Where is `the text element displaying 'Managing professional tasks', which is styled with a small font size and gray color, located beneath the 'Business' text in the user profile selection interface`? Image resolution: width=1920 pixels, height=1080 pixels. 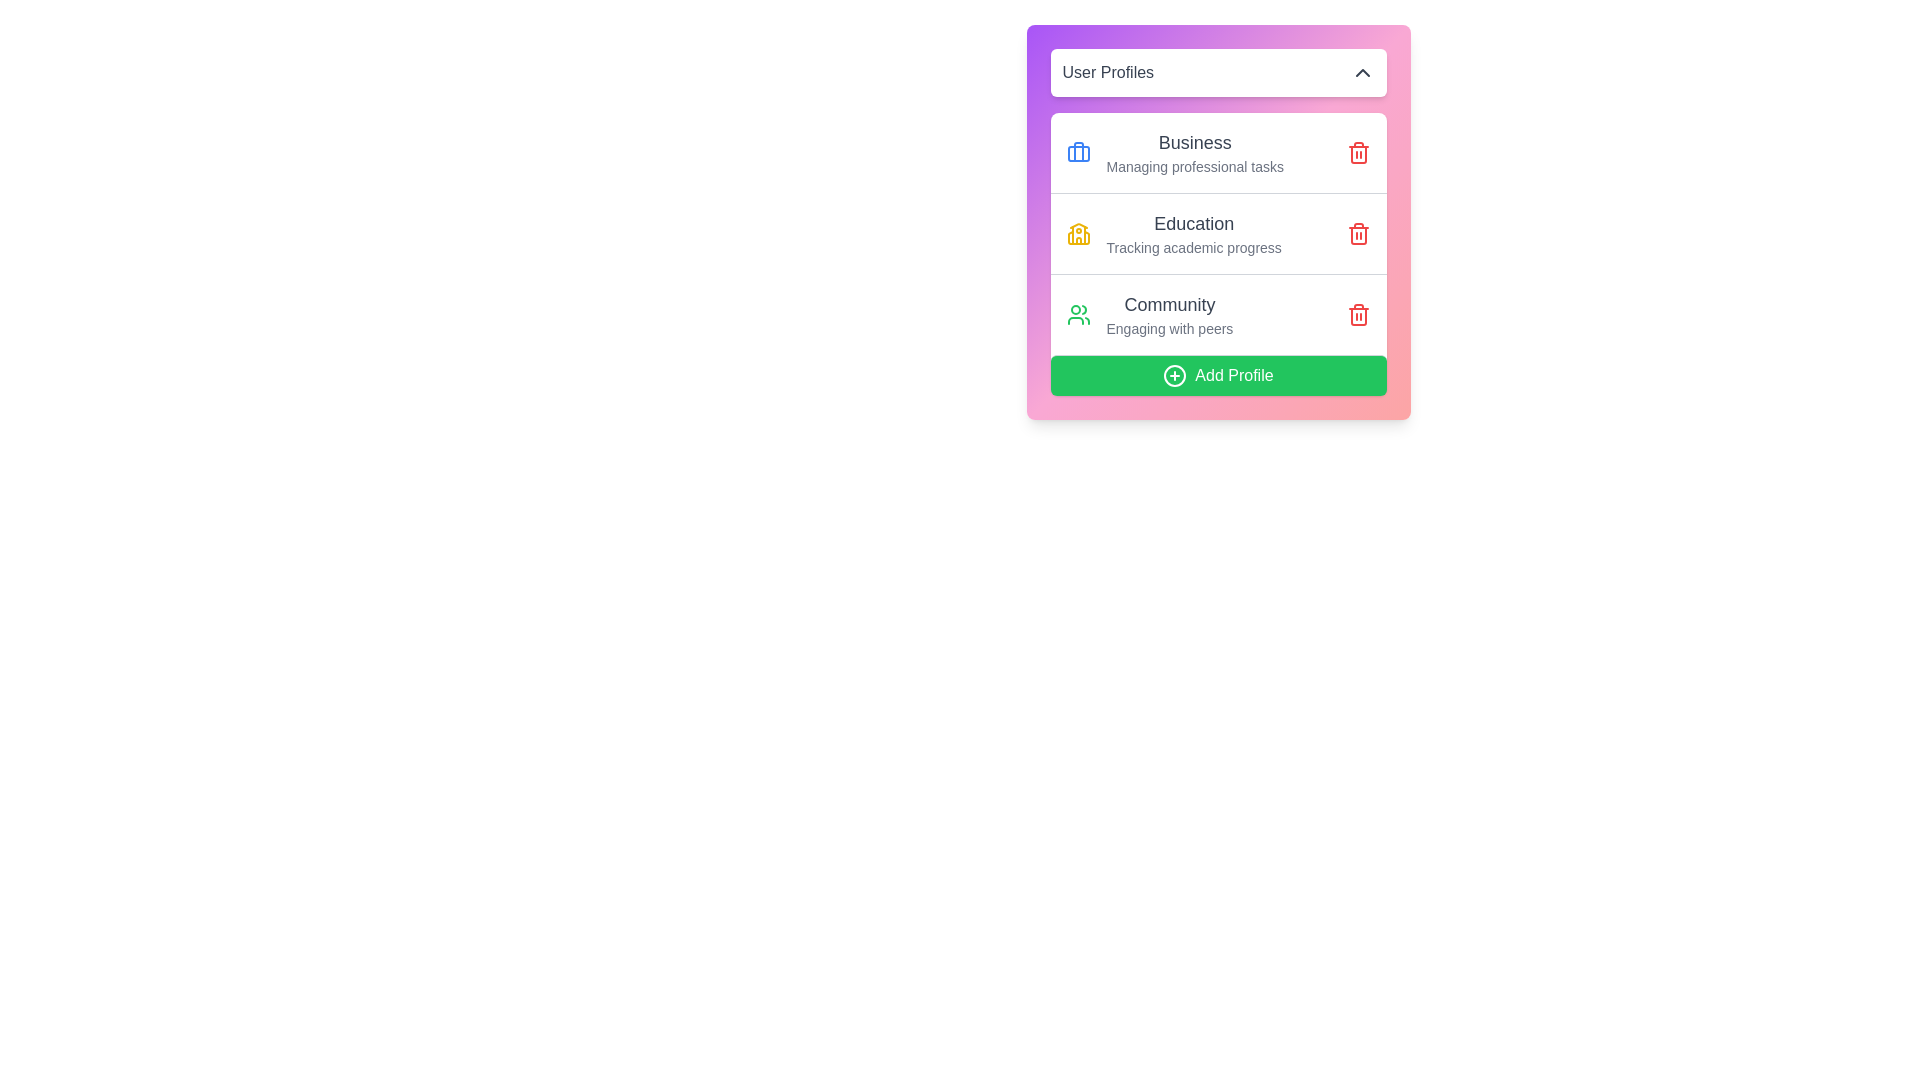 the text element displaying 'Managing professional tasks', which is styled with a small font size and gray color, located beneath the 'Business' text in the user profile selection interface is located at coordinates (1195, 165).